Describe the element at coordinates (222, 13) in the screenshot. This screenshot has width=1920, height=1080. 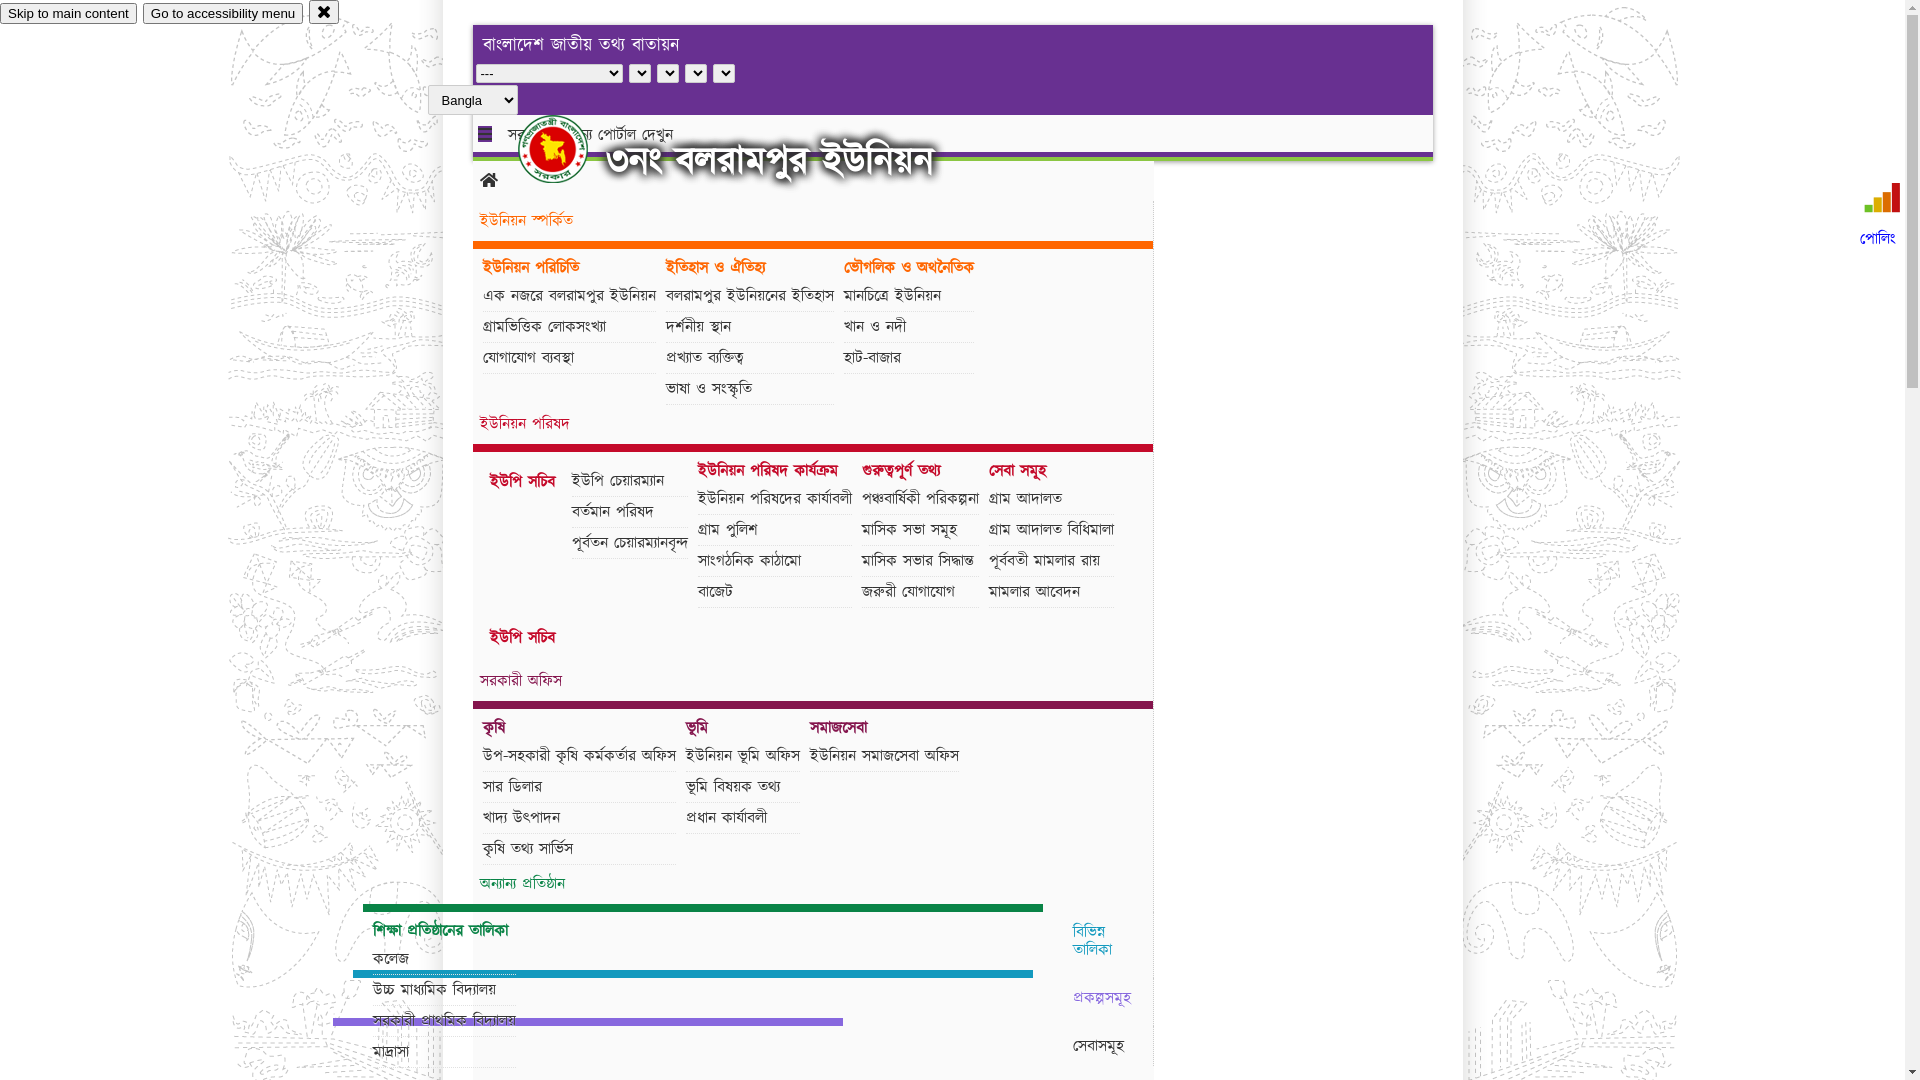
I see `'Go to accessibility menu'` at that location.